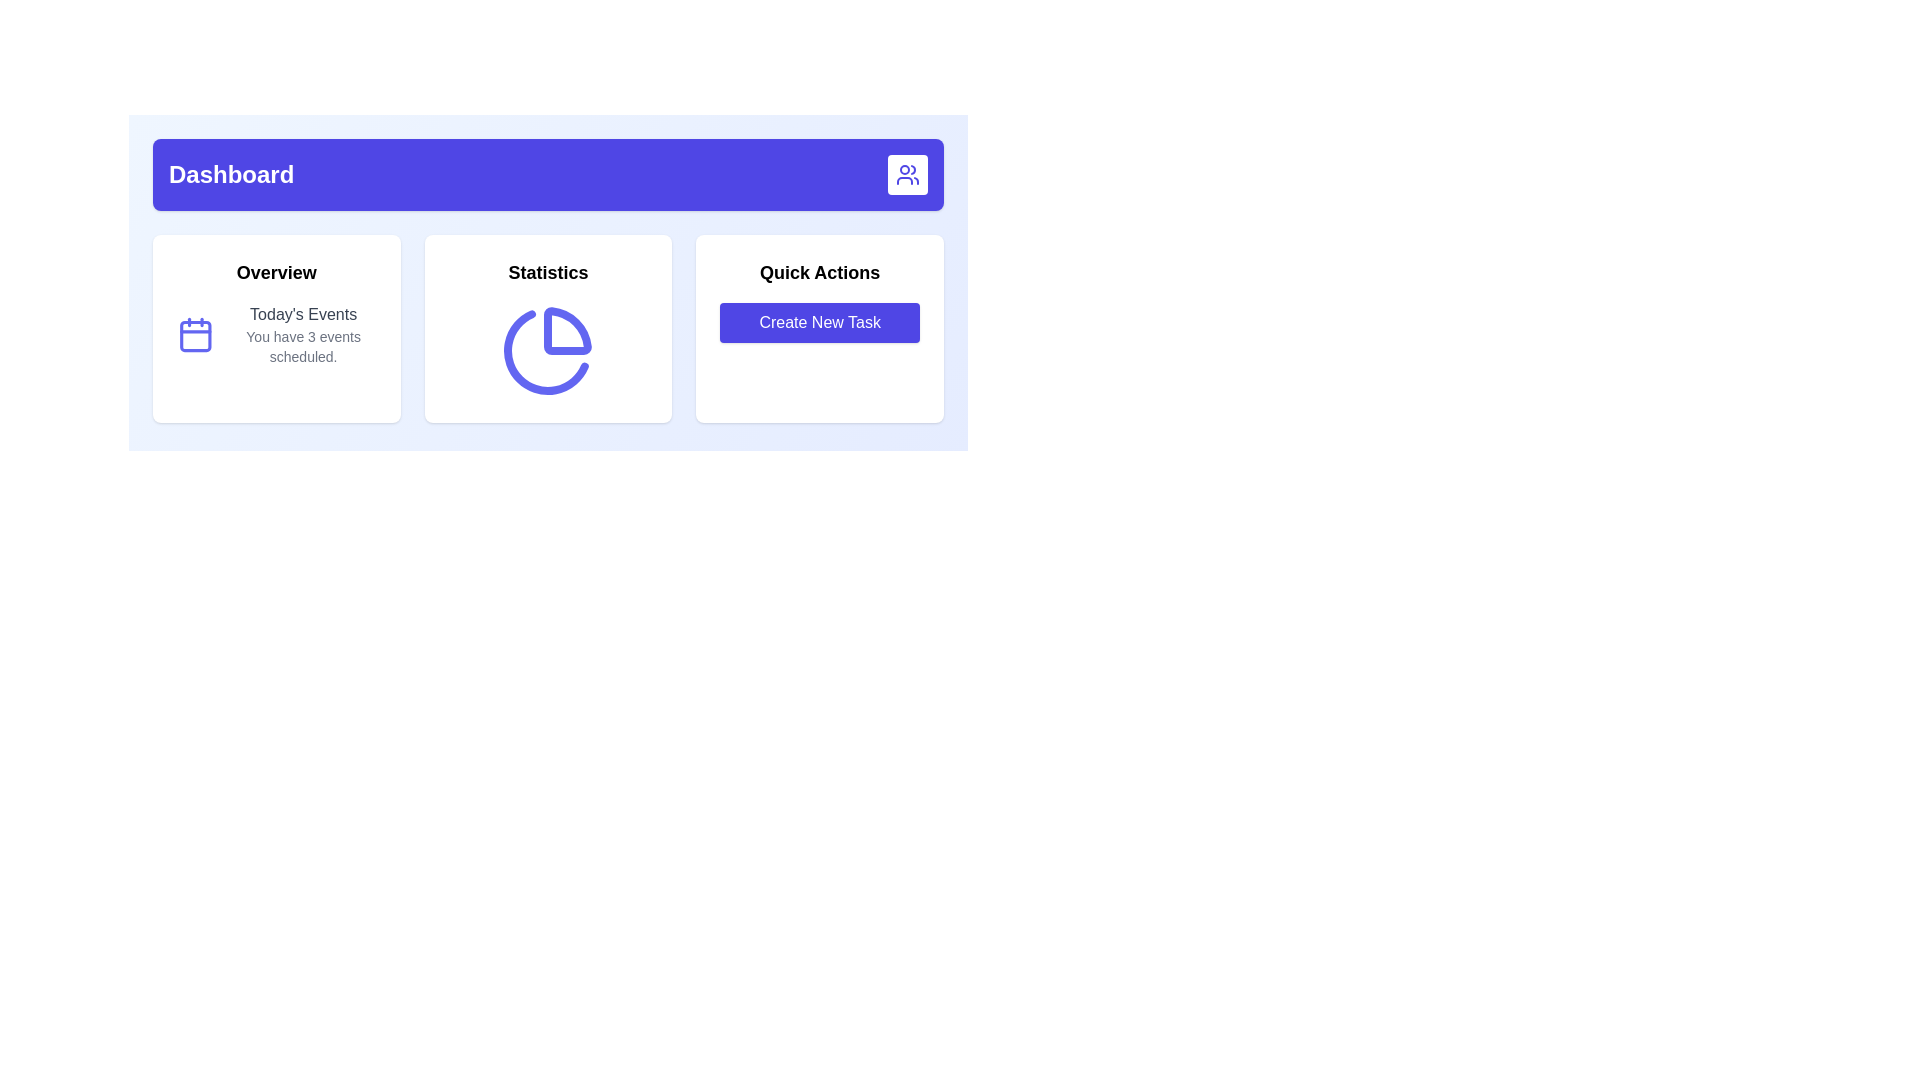 The height and width of the screenshot is (1080, 1920). What do you see at coordinates (302, 315) in the screenshot?
I see `the text label displaying 'Today's Events' located in the upper part of the left panel labeled 'Overview'` at bounding box center [302, 315].